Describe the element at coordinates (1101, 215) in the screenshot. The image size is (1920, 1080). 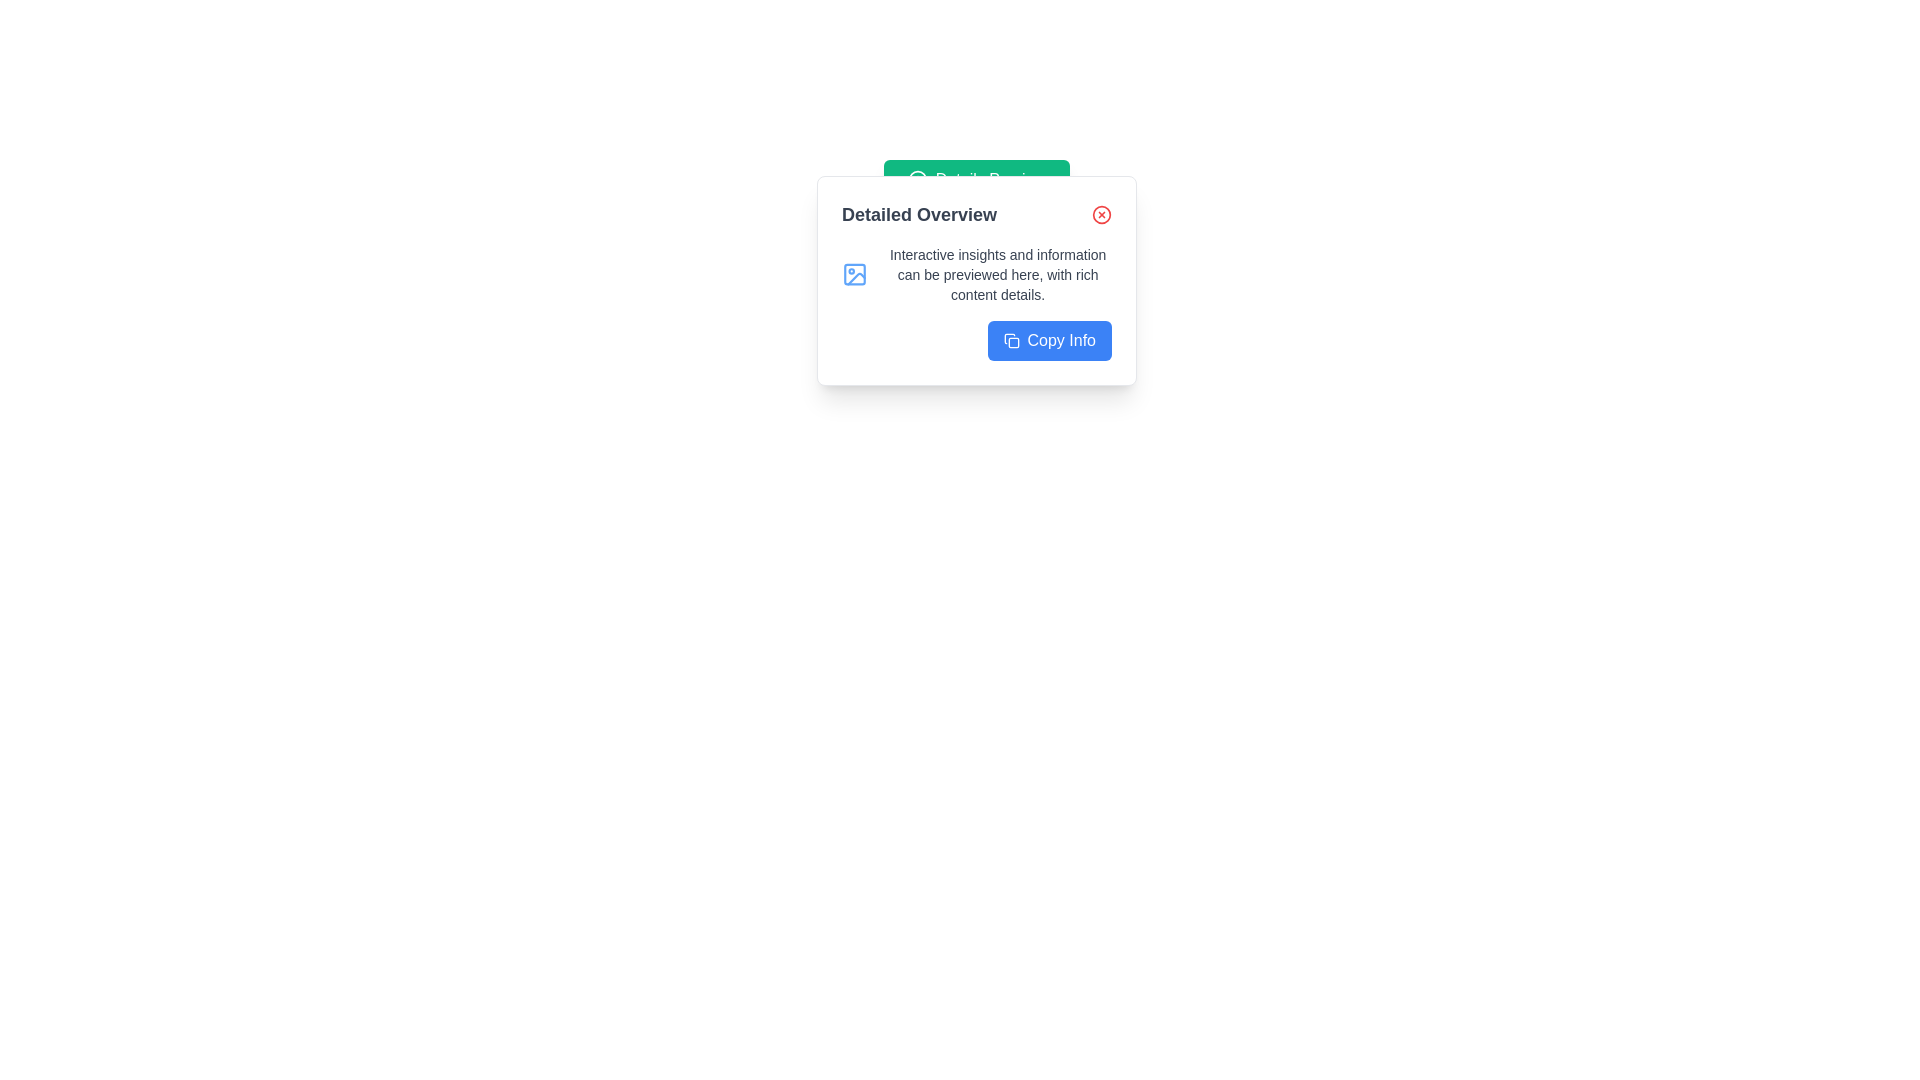
I see `the central vector graphical circle representing the 'close' or 'cancel' icon in the top-right corner of the popup card` at that location.